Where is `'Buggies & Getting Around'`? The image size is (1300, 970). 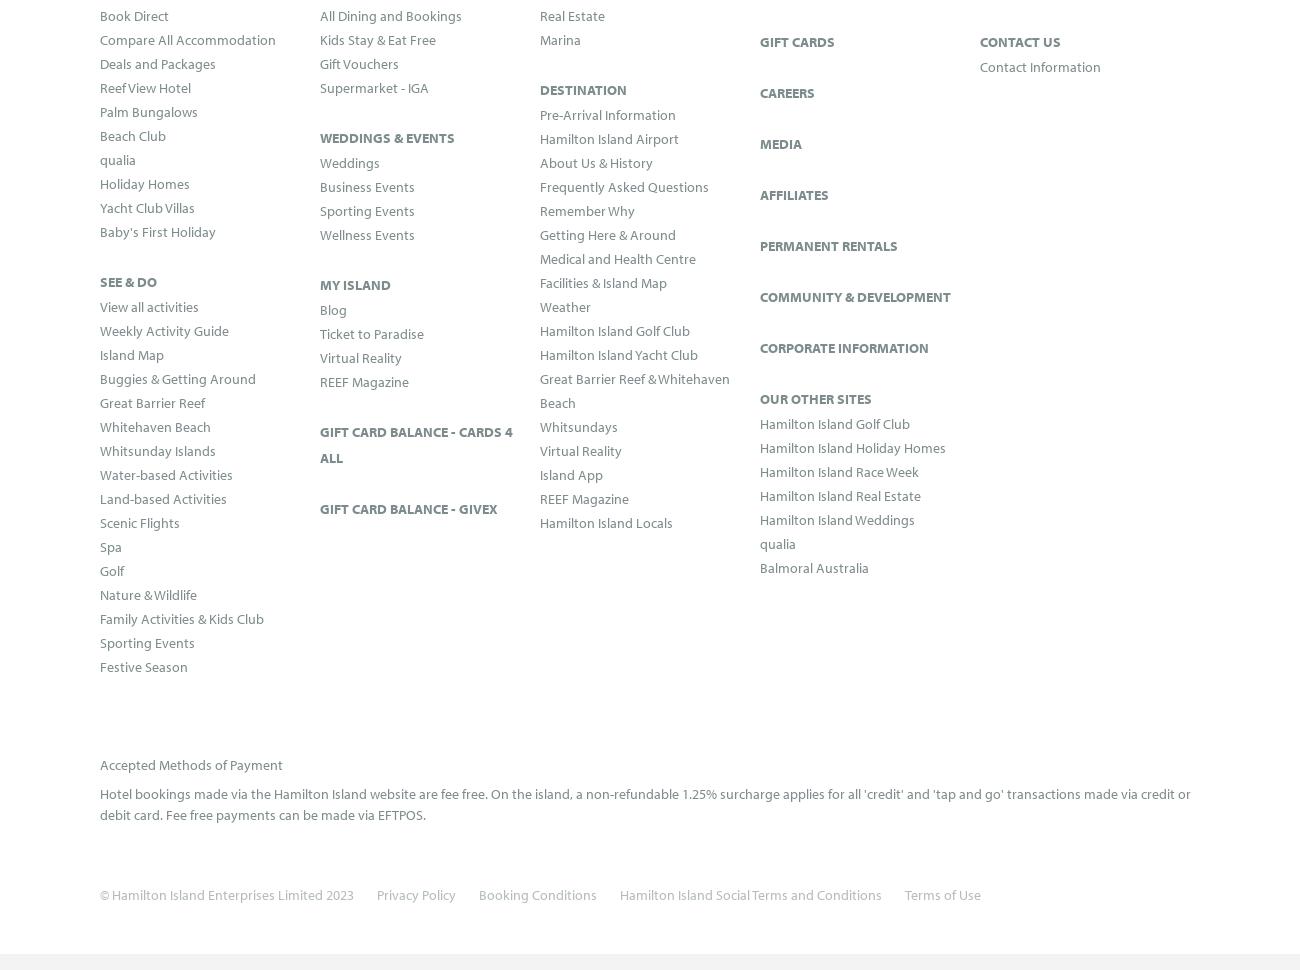 'Buggies & Getting Around' is located at coordinates (177, 377).